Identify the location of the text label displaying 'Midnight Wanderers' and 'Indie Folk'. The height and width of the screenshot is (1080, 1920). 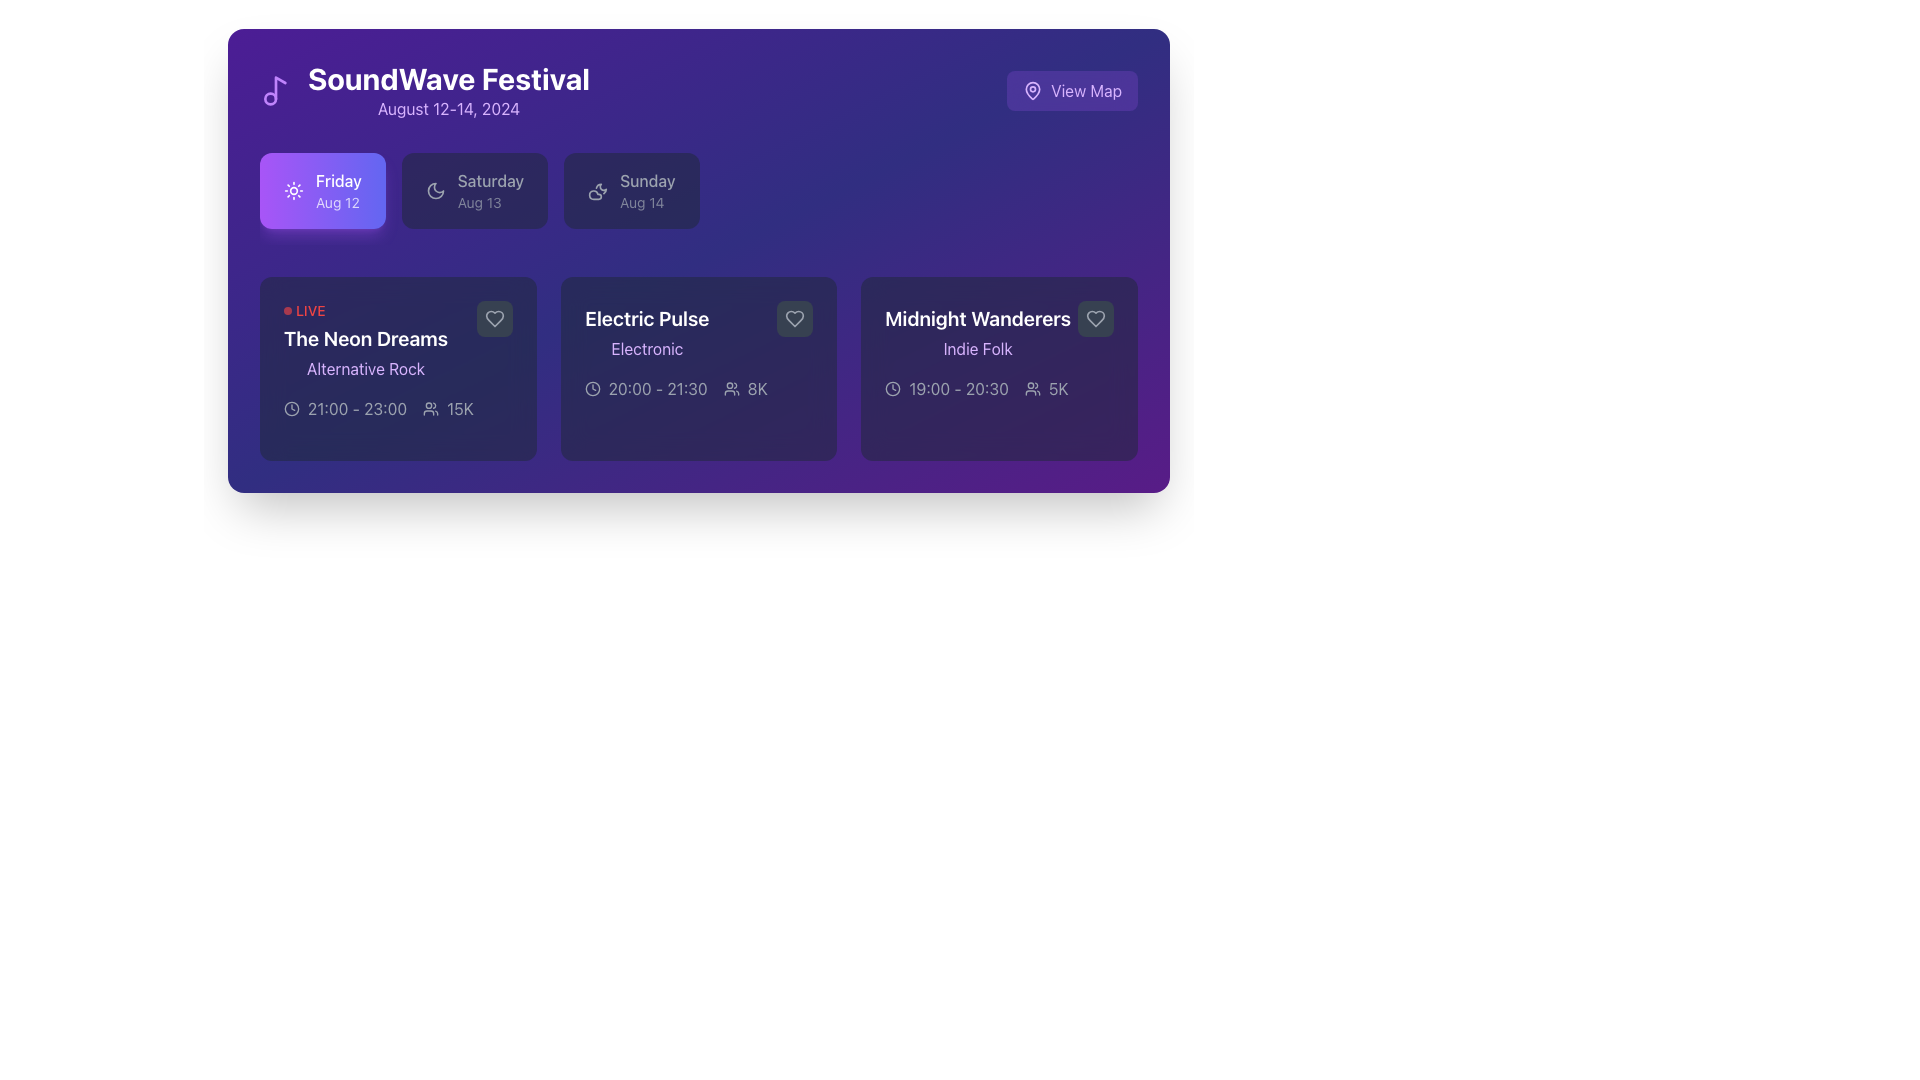
(978, 330).